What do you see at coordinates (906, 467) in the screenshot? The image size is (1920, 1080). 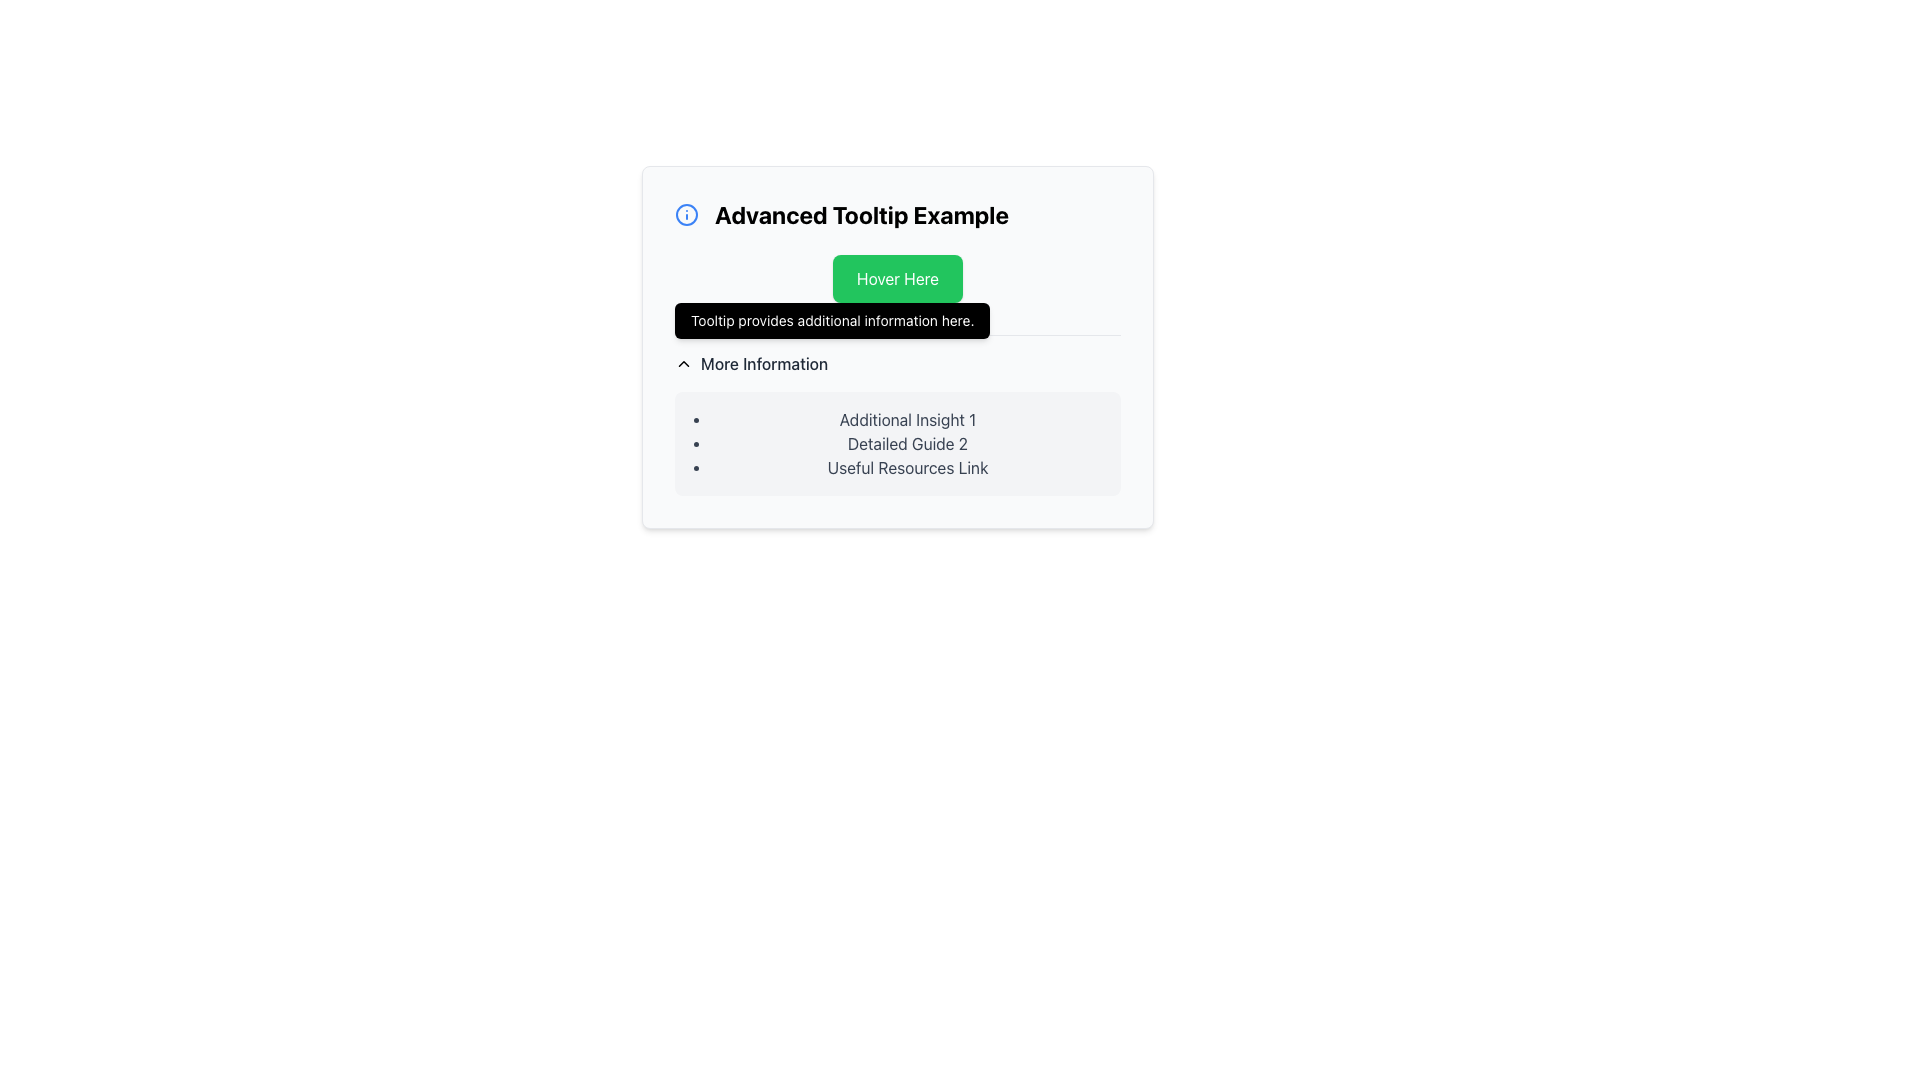 I see `the non-interactive list item displaying the text 'Useful Resources Link' which is the last item in a bulleted list within the 'More Information' section` at bounding box center [906, 467].